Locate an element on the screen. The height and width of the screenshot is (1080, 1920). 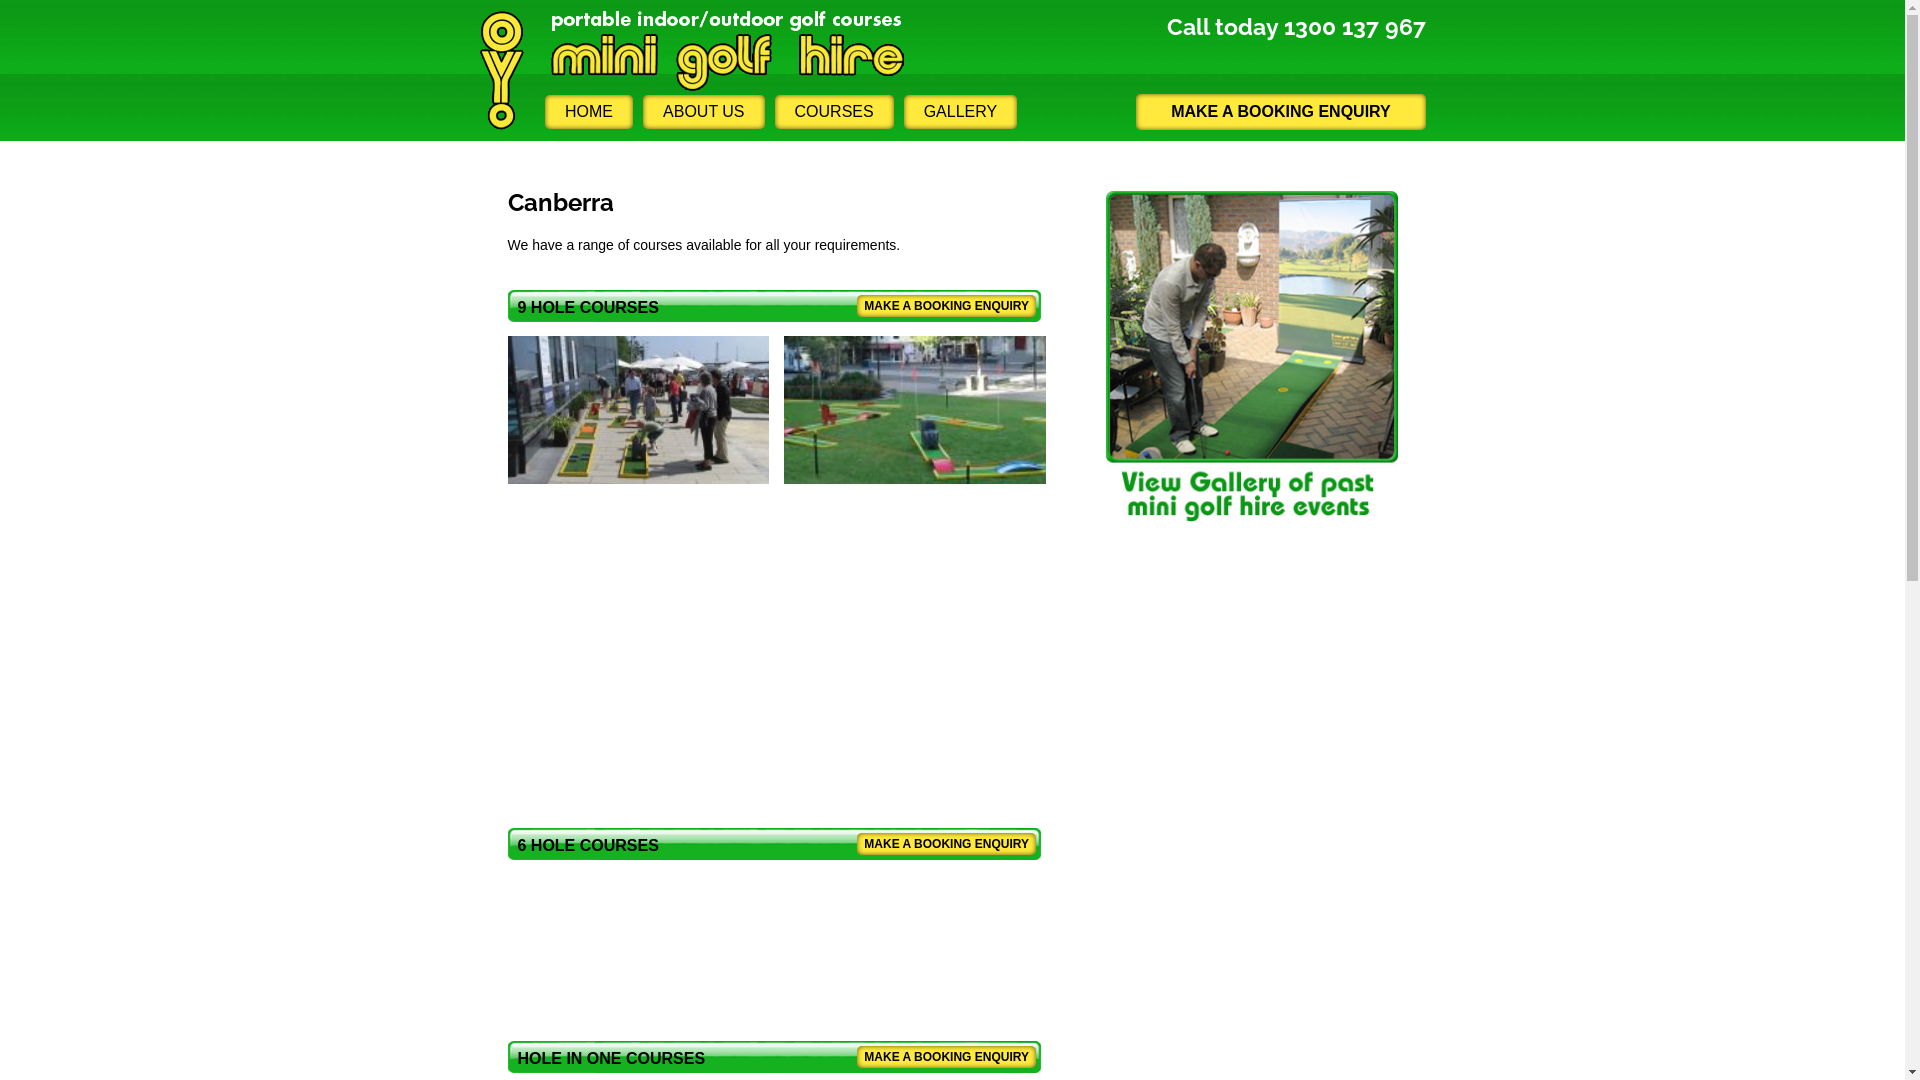
'GALLERY' is located at coordinates (960, 111).